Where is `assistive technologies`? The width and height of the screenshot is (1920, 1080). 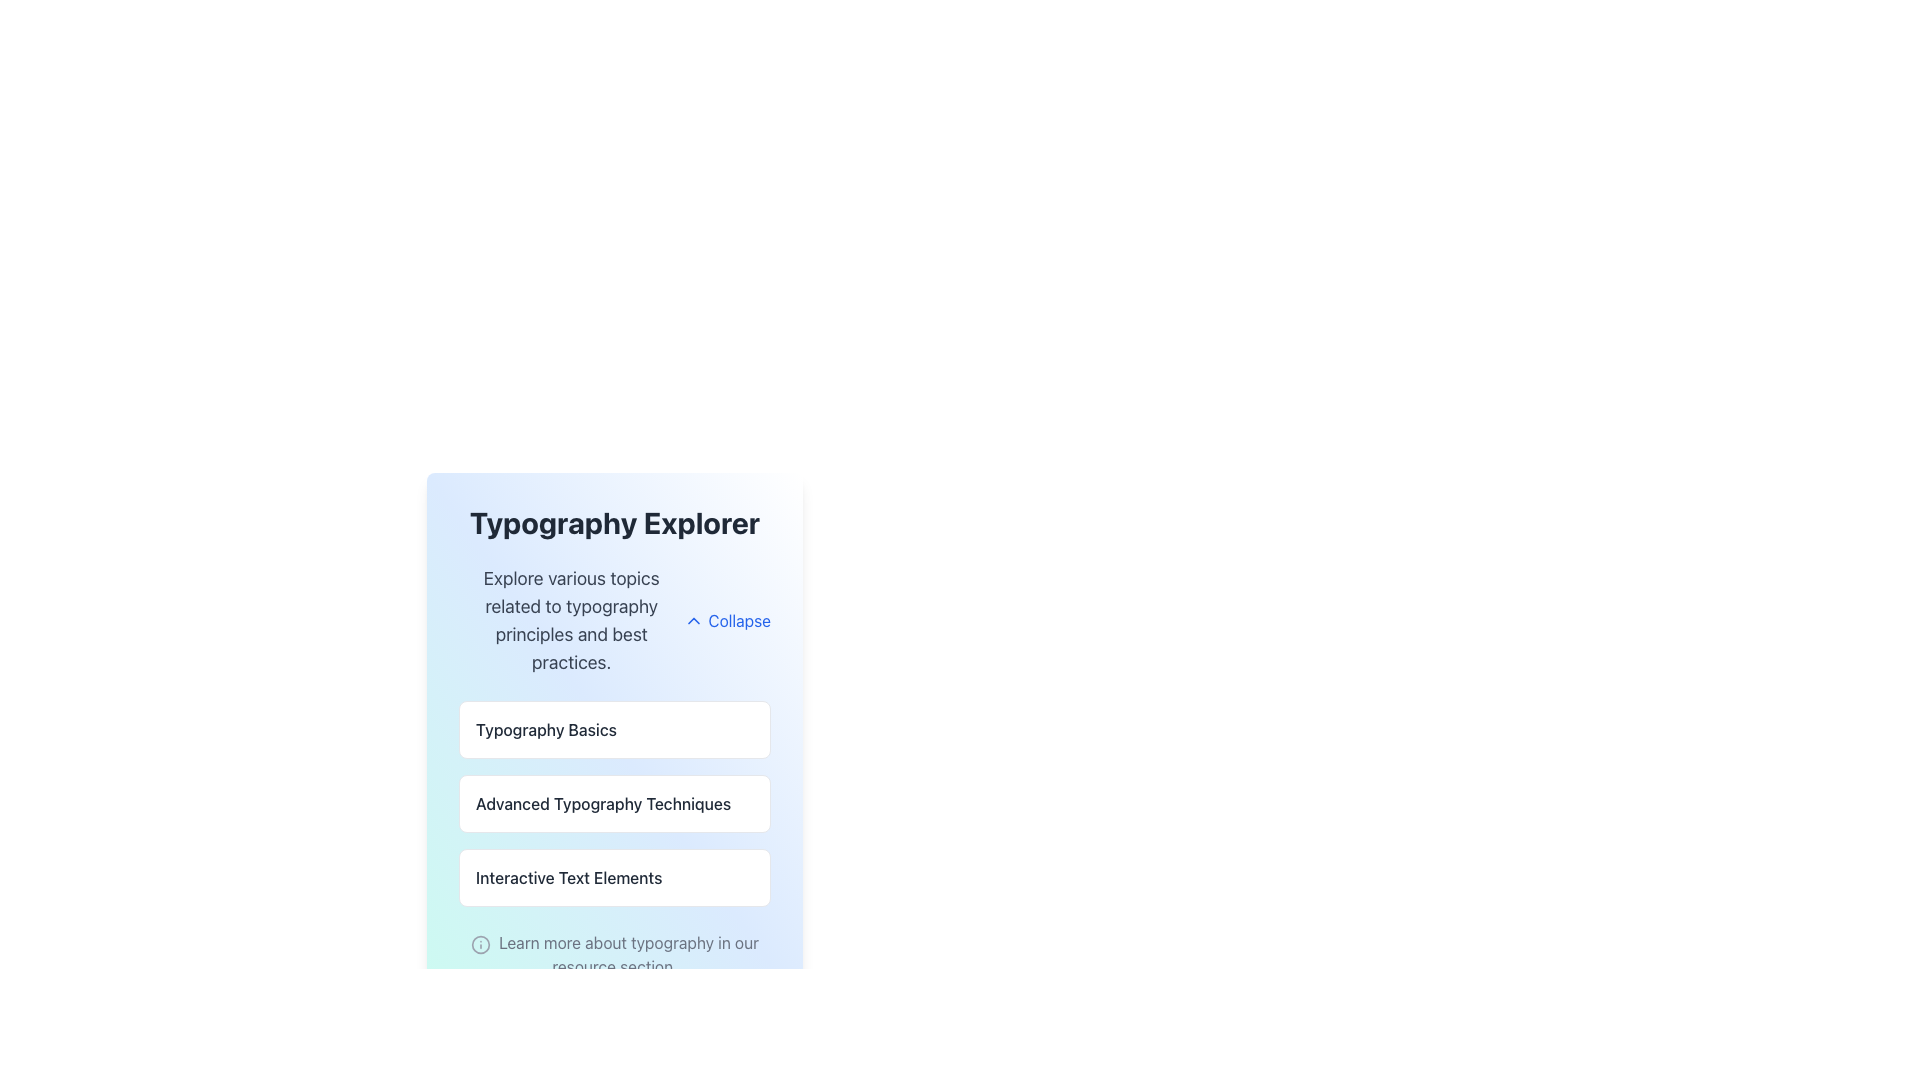 assistive technologies is located at coordinates (602, 802).